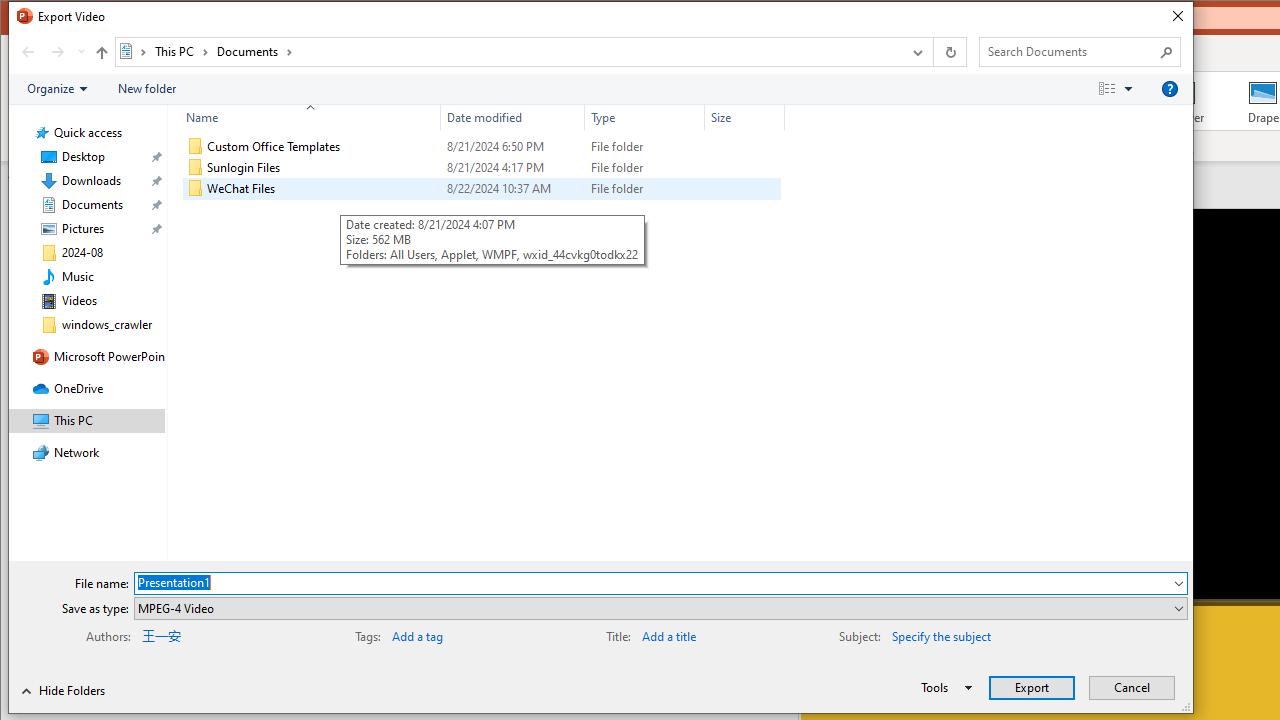 The image size is (1280, 720). I want to click on 'Sunlogin Files', so click(481, 167).